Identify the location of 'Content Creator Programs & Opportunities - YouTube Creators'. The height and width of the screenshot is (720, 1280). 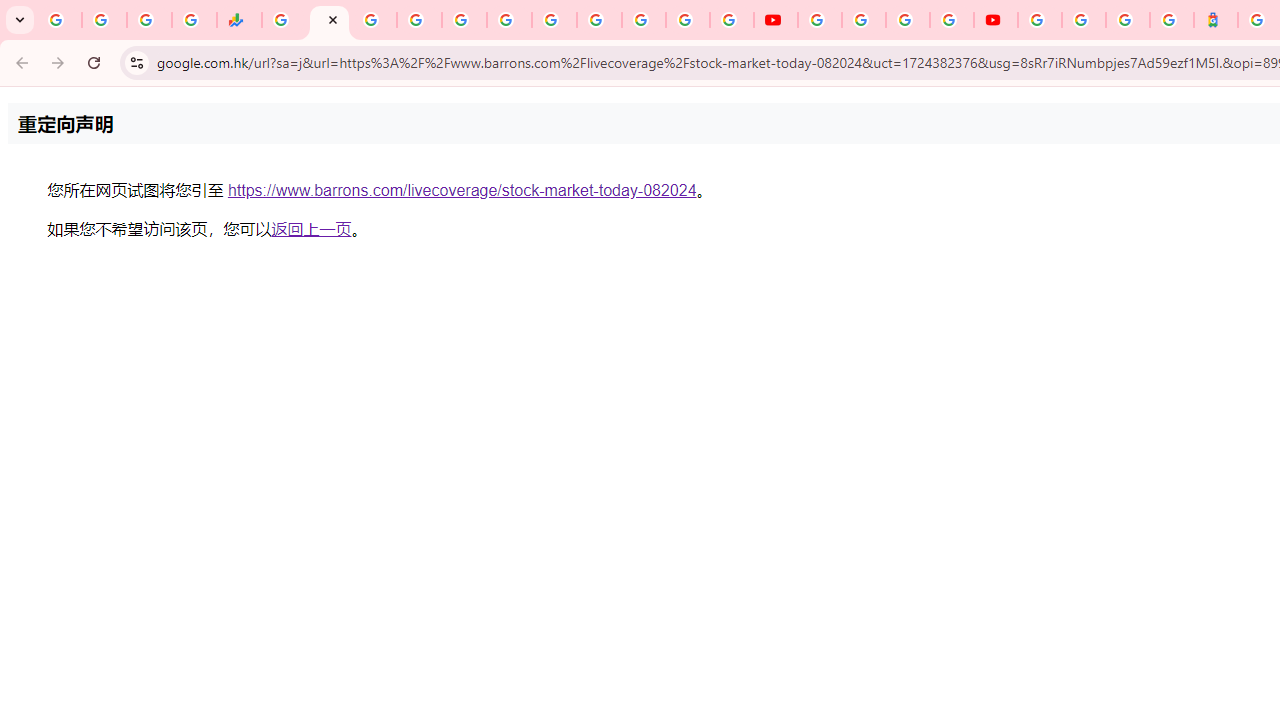
(995, 20).